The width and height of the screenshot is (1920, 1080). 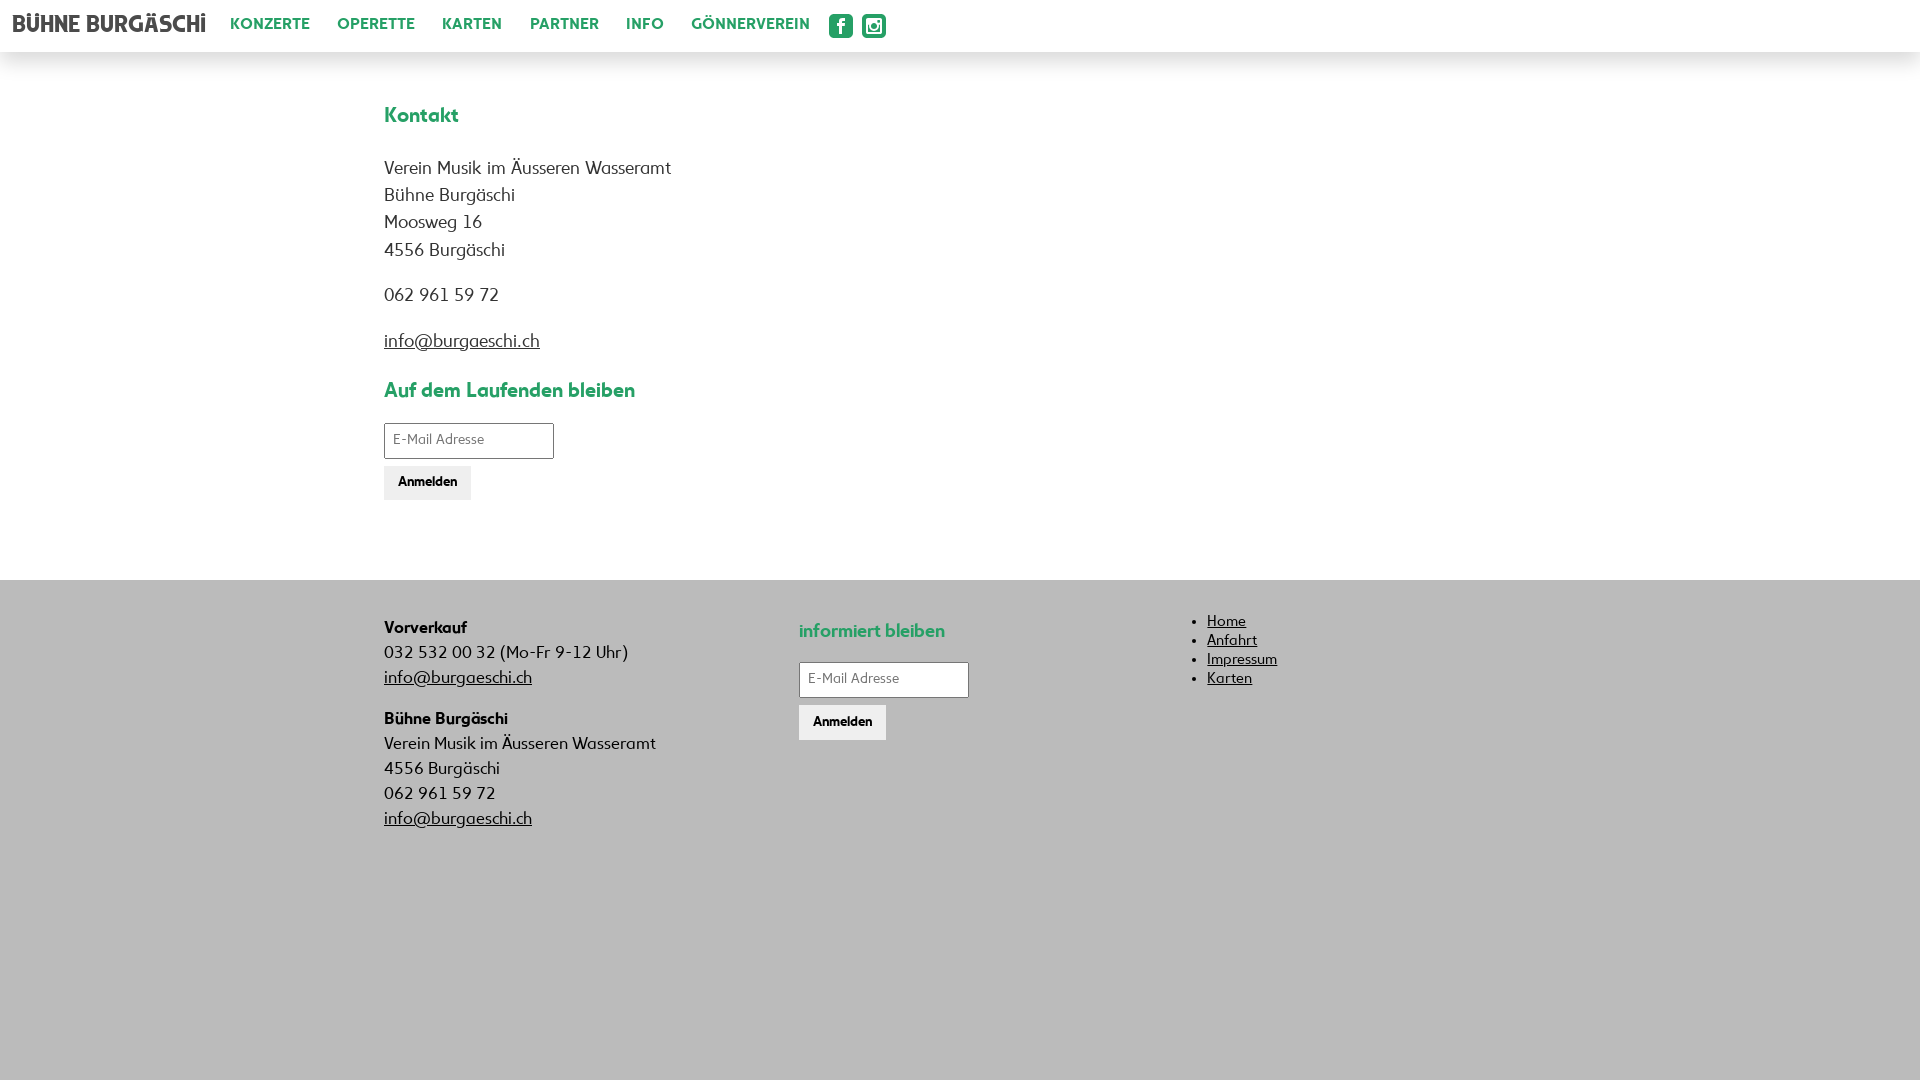 I want to click on 'Impressum', so click(x=1241, y=659).